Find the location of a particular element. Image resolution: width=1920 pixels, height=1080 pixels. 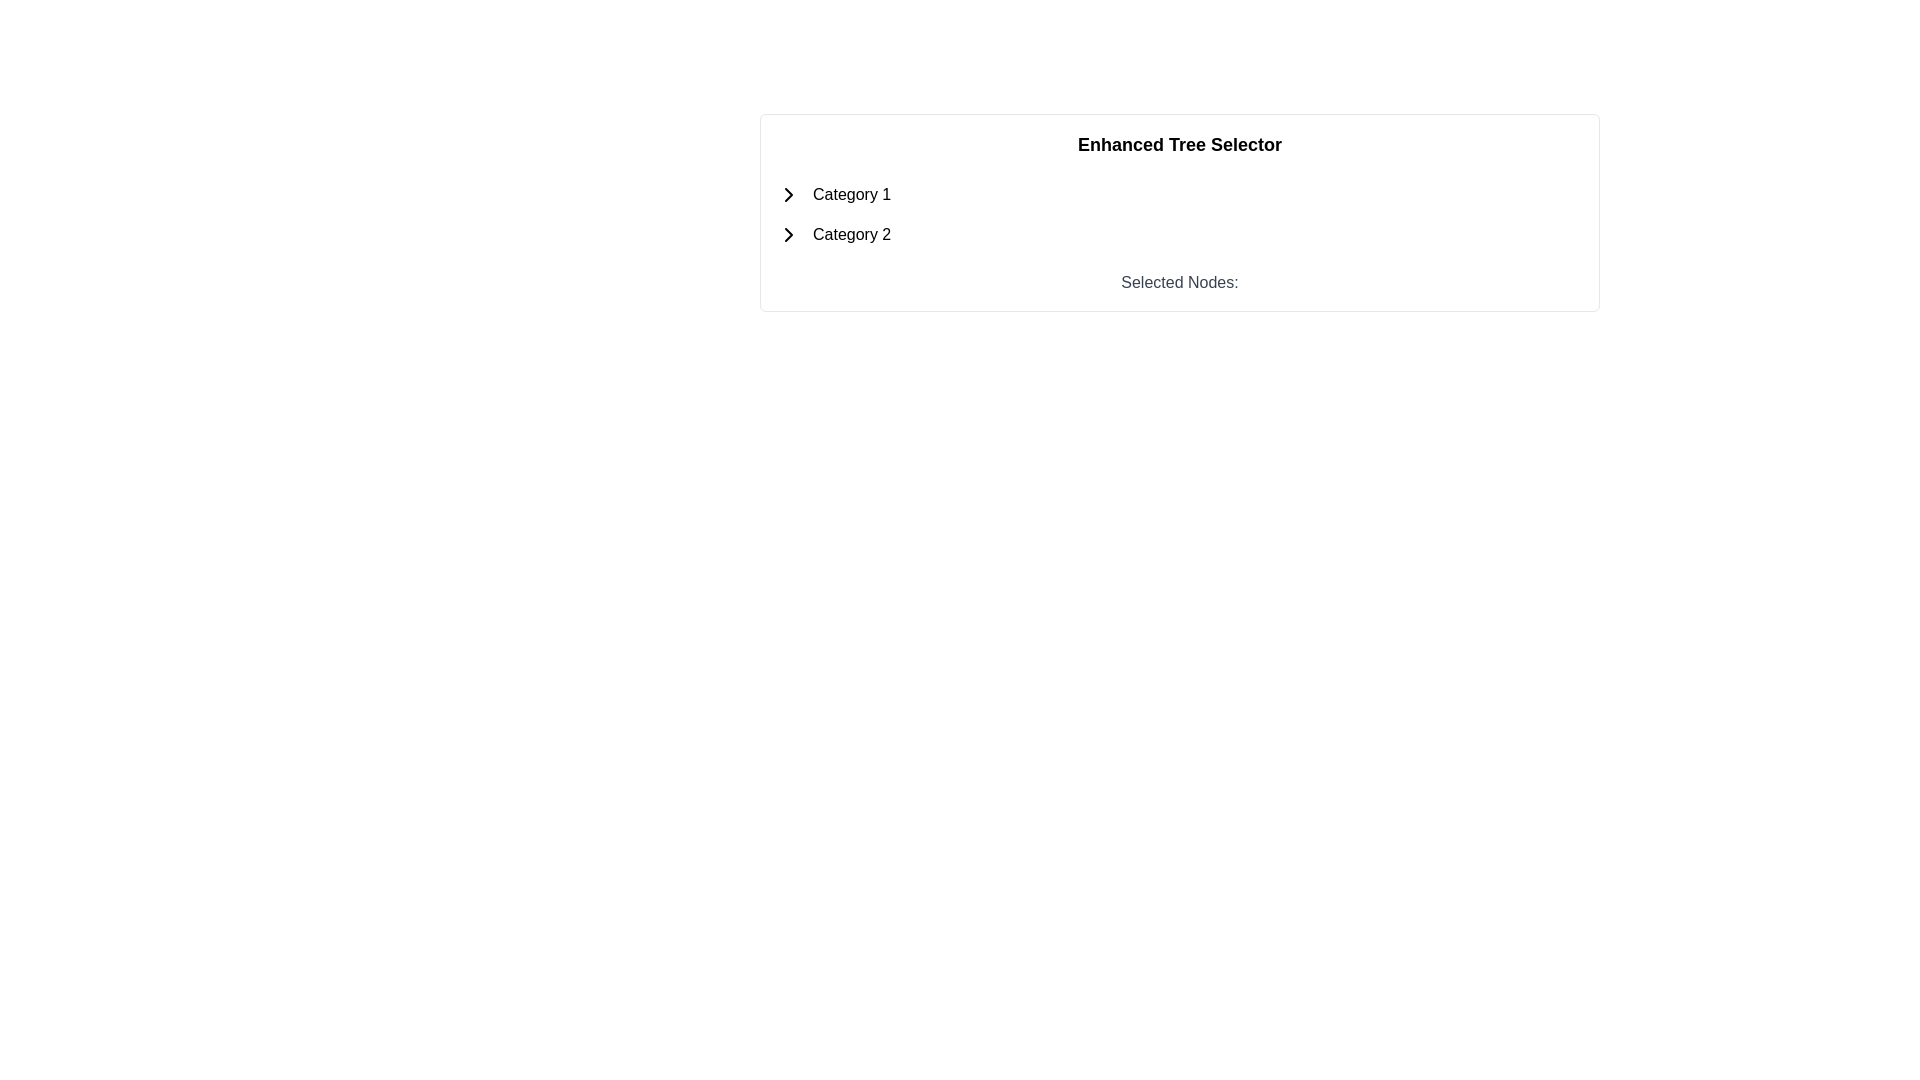

text label displaying 'Category 1', which is styled with 'ml-1' class and positioned adjacent to a tree structure arrow icon is located at coordinates (852, 195).